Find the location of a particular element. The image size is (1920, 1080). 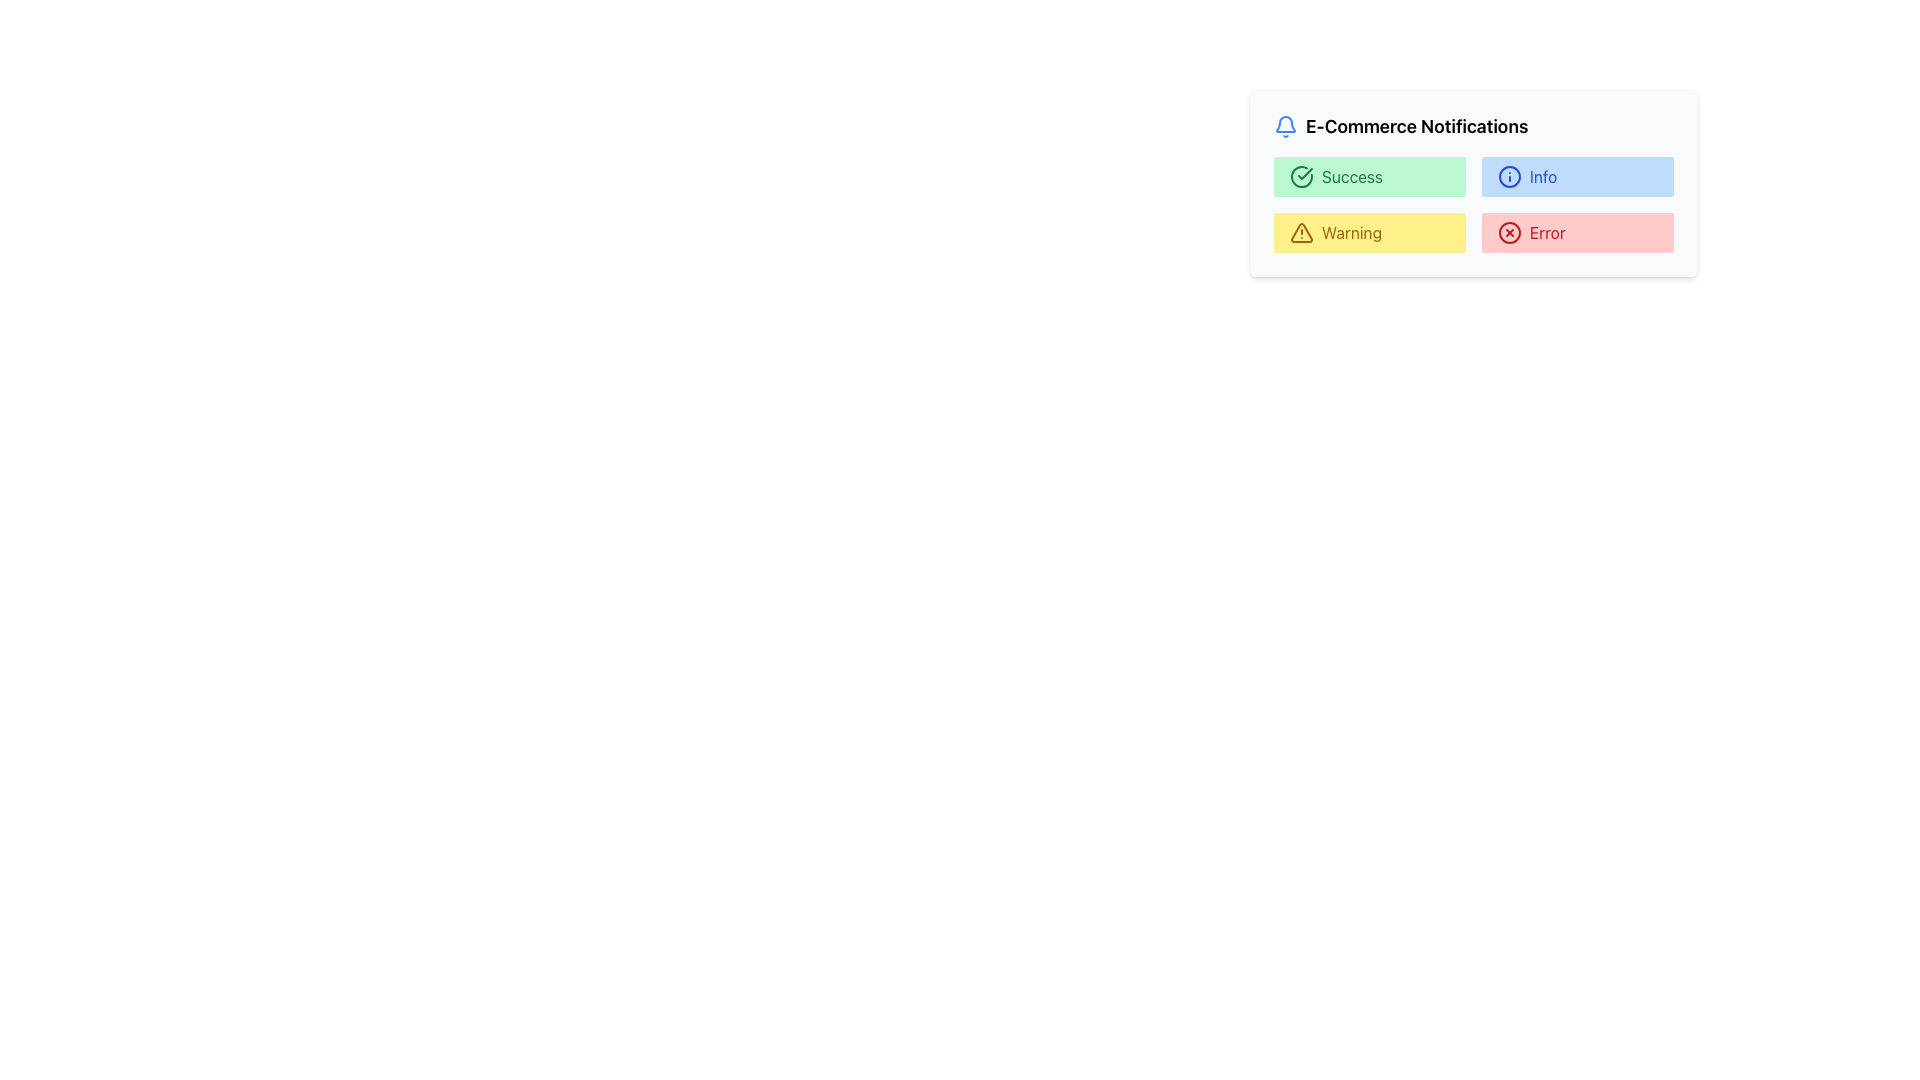

the static notification status label that indicates 'Success', located in the notification bar next to a green checkmark icon is located at coordinates (1352, 176).